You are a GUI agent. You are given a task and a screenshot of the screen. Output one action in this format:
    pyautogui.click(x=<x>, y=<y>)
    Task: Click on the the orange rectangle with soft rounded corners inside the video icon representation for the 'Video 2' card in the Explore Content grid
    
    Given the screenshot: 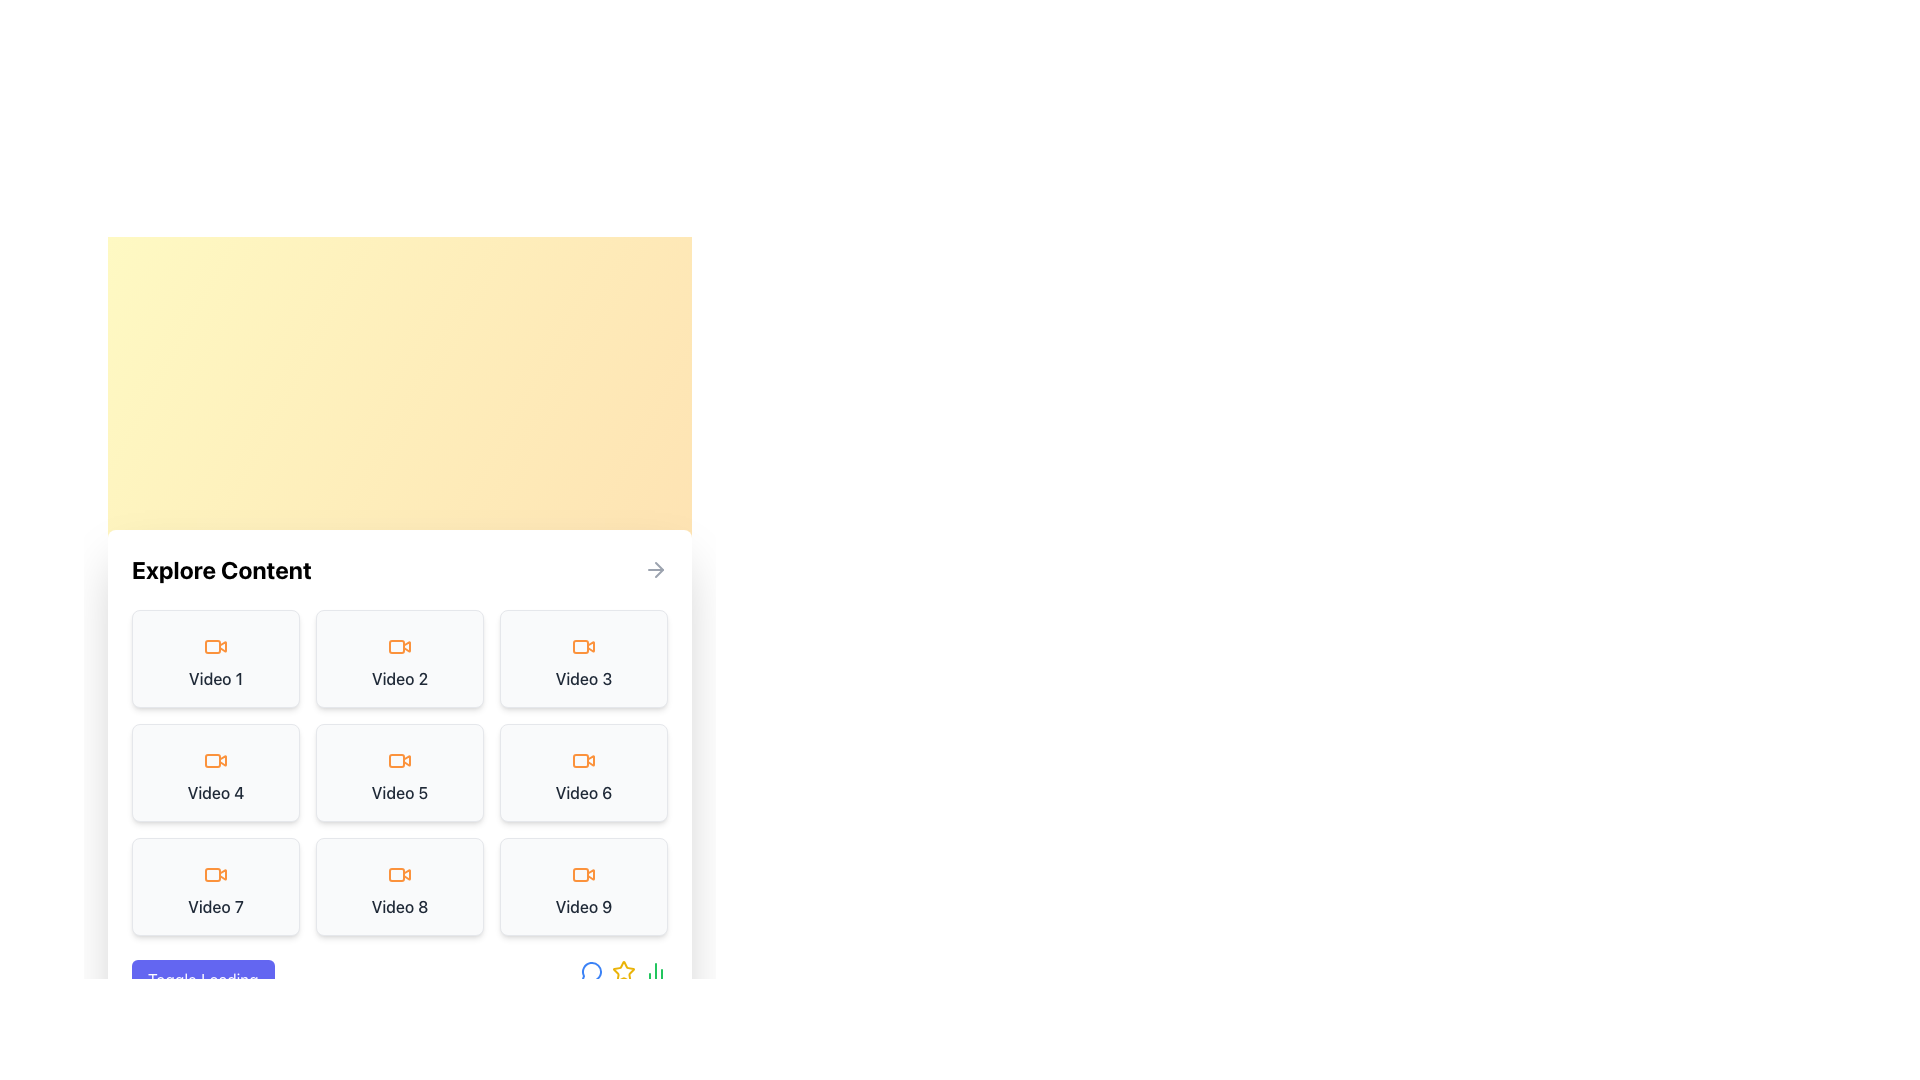 What is the action you would take?
    pyautogui.click(x=397, y=647)
    